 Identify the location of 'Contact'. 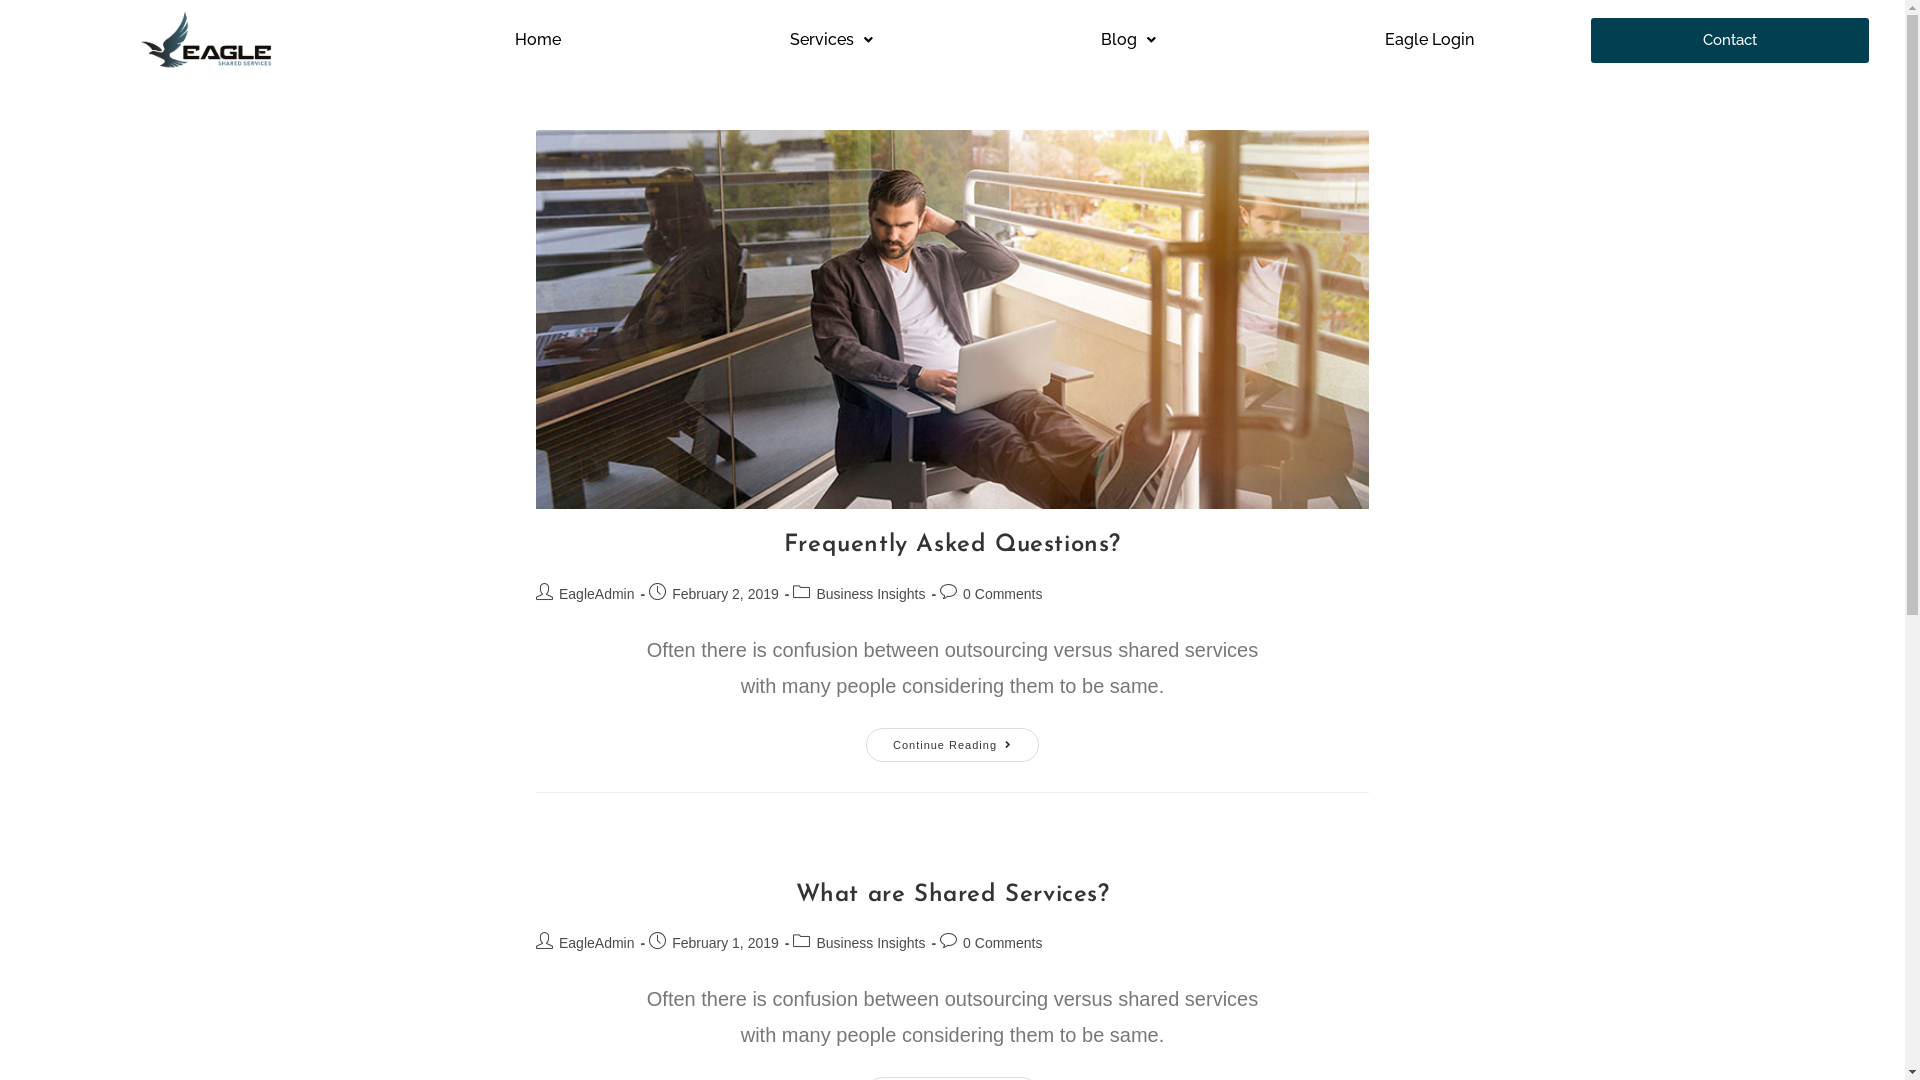
(1728, 40).